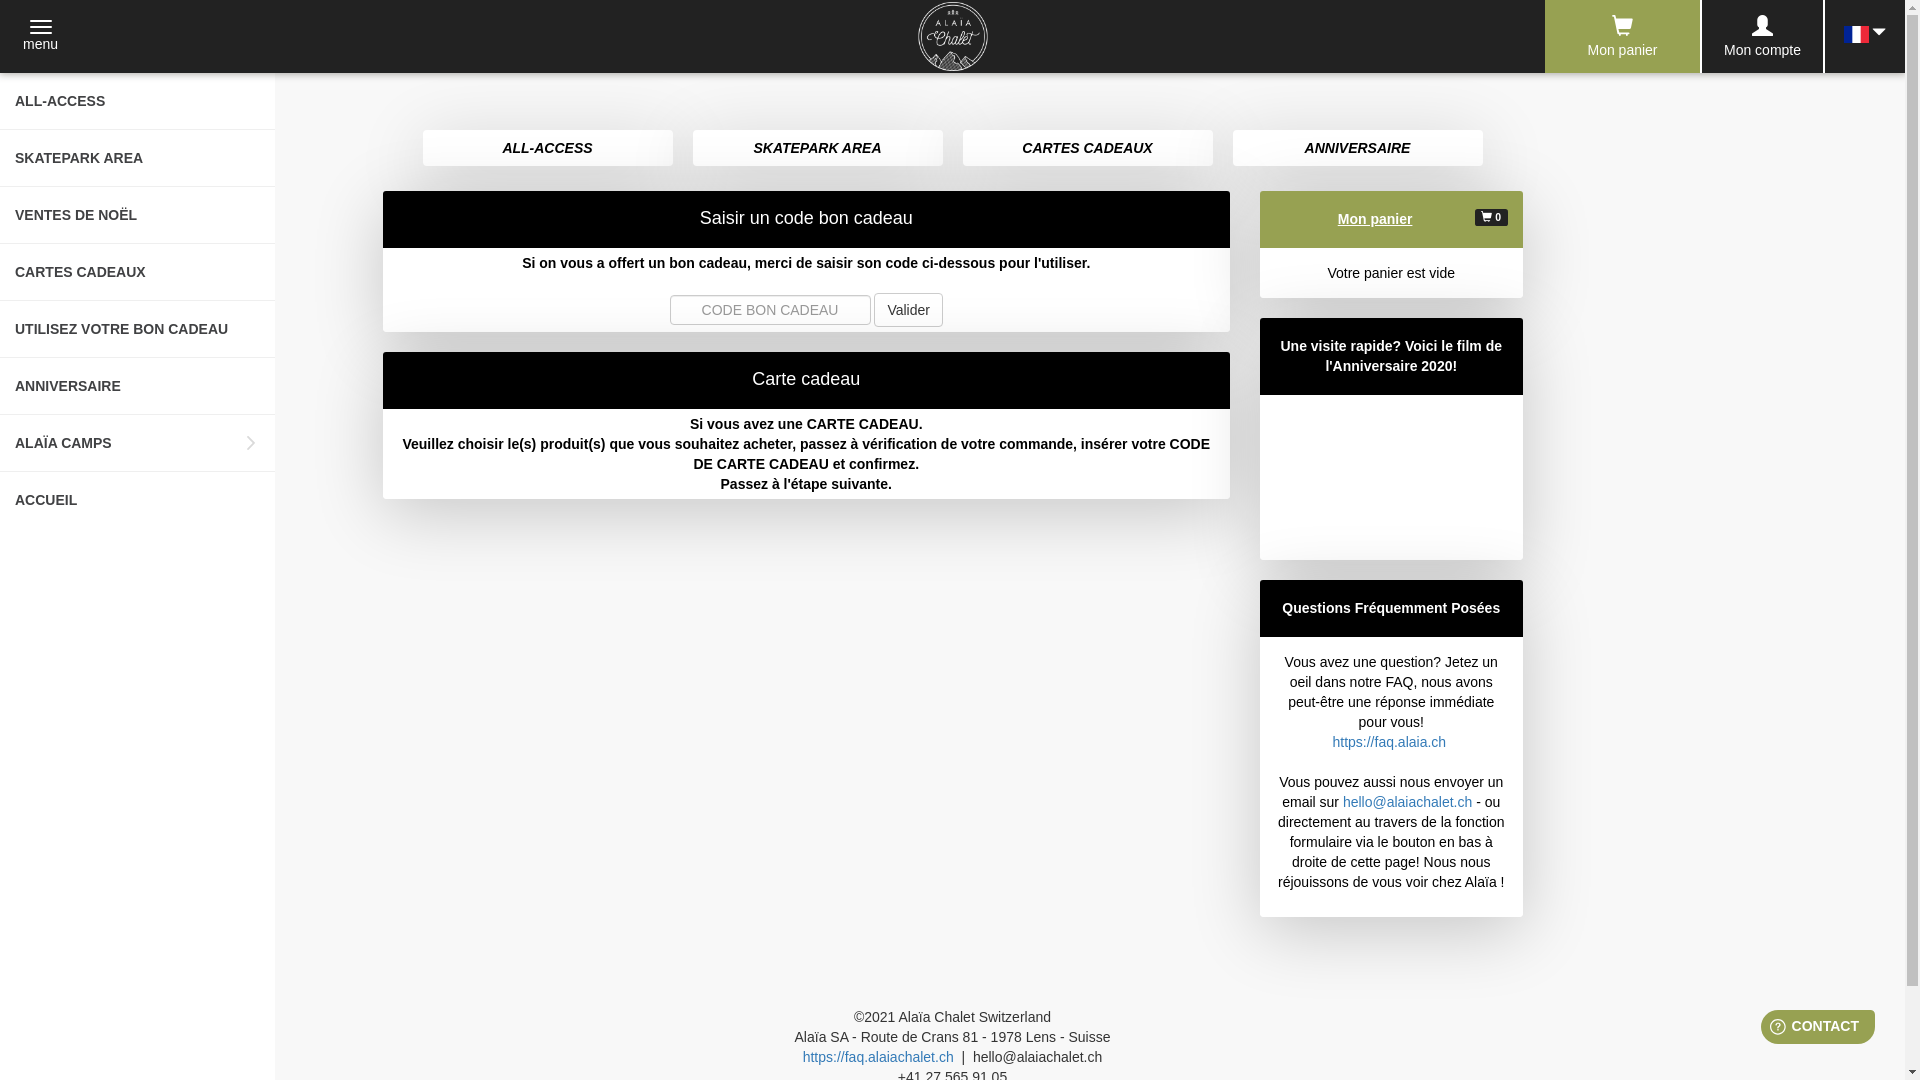 The height and width of the screenshot is (1080, 1920). Describe the element at coordinates (40, 37) in the screenshot. I see `'menu'` at that location.